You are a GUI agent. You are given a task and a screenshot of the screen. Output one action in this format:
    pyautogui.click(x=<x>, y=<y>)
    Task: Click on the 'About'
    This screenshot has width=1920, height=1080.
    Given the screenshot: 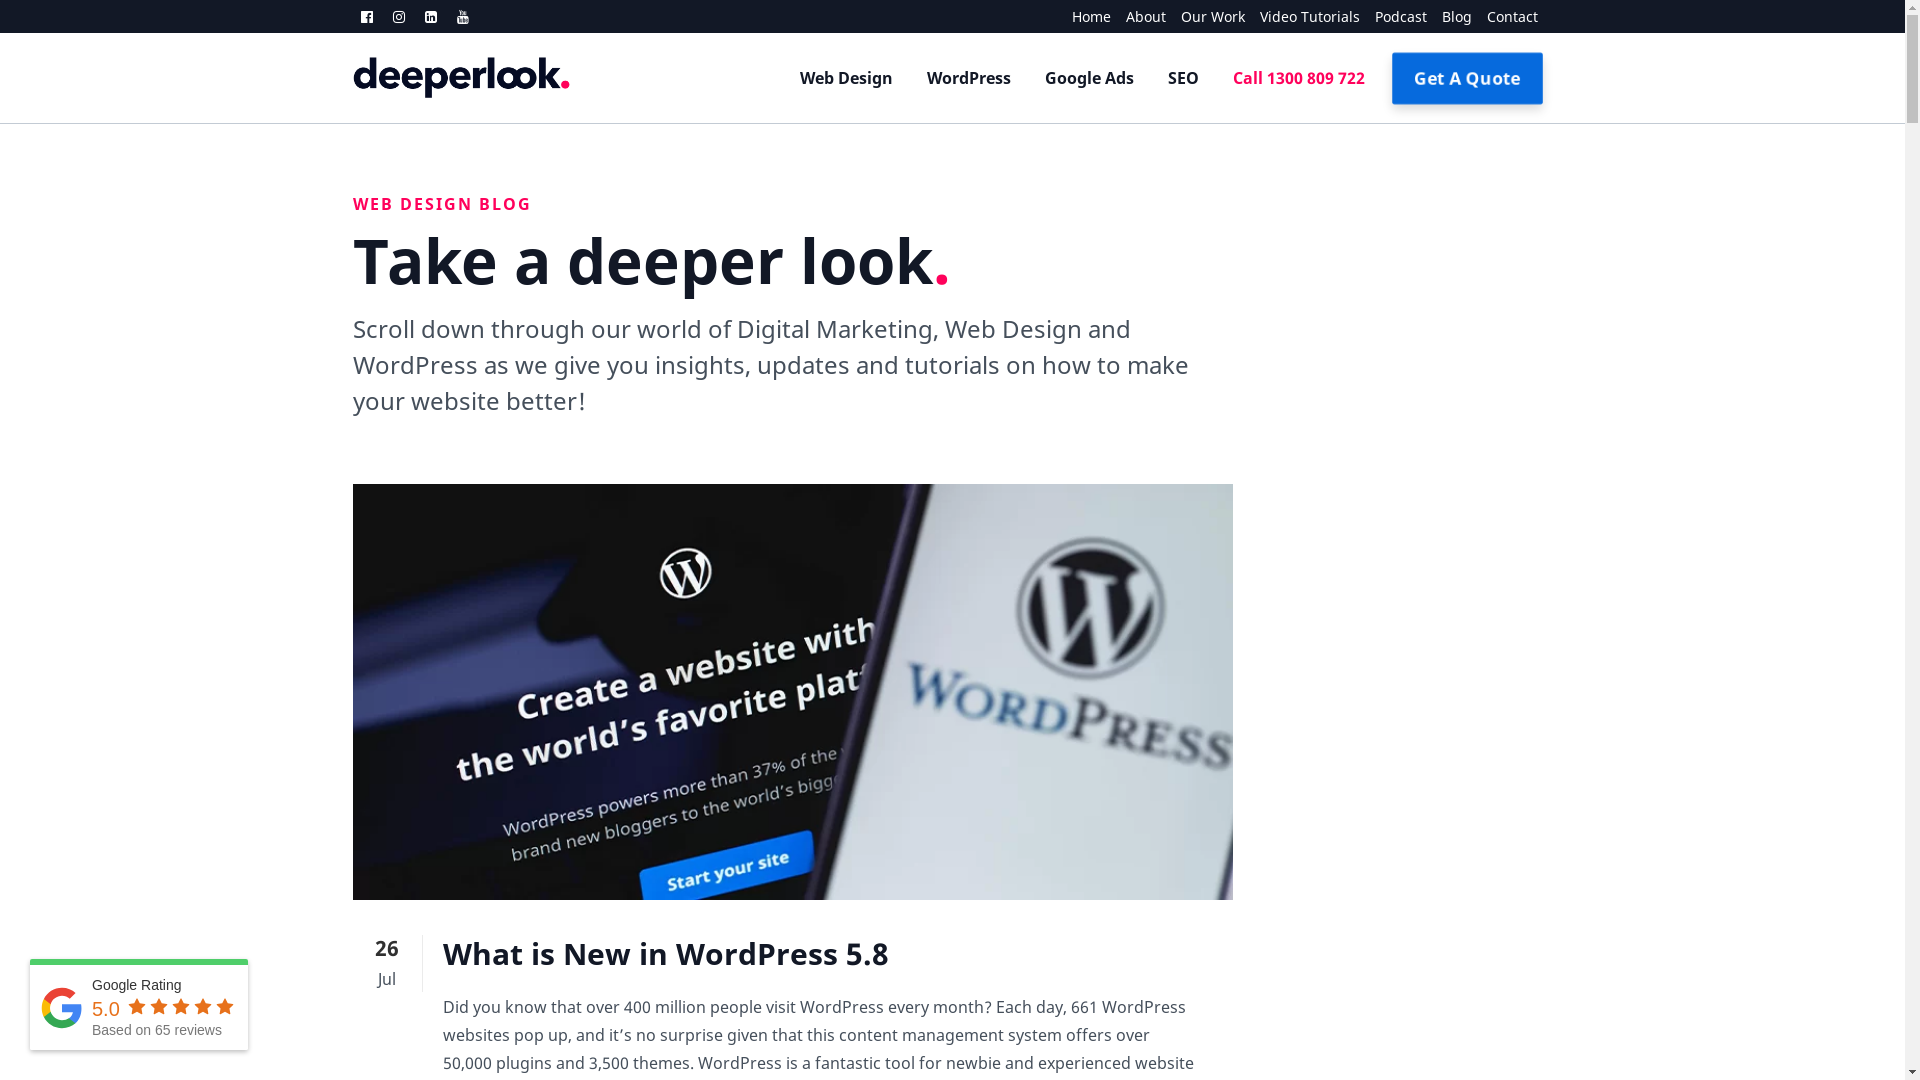 What is the action you would take?
    pyautogui.click(x=1108, y=16)
    